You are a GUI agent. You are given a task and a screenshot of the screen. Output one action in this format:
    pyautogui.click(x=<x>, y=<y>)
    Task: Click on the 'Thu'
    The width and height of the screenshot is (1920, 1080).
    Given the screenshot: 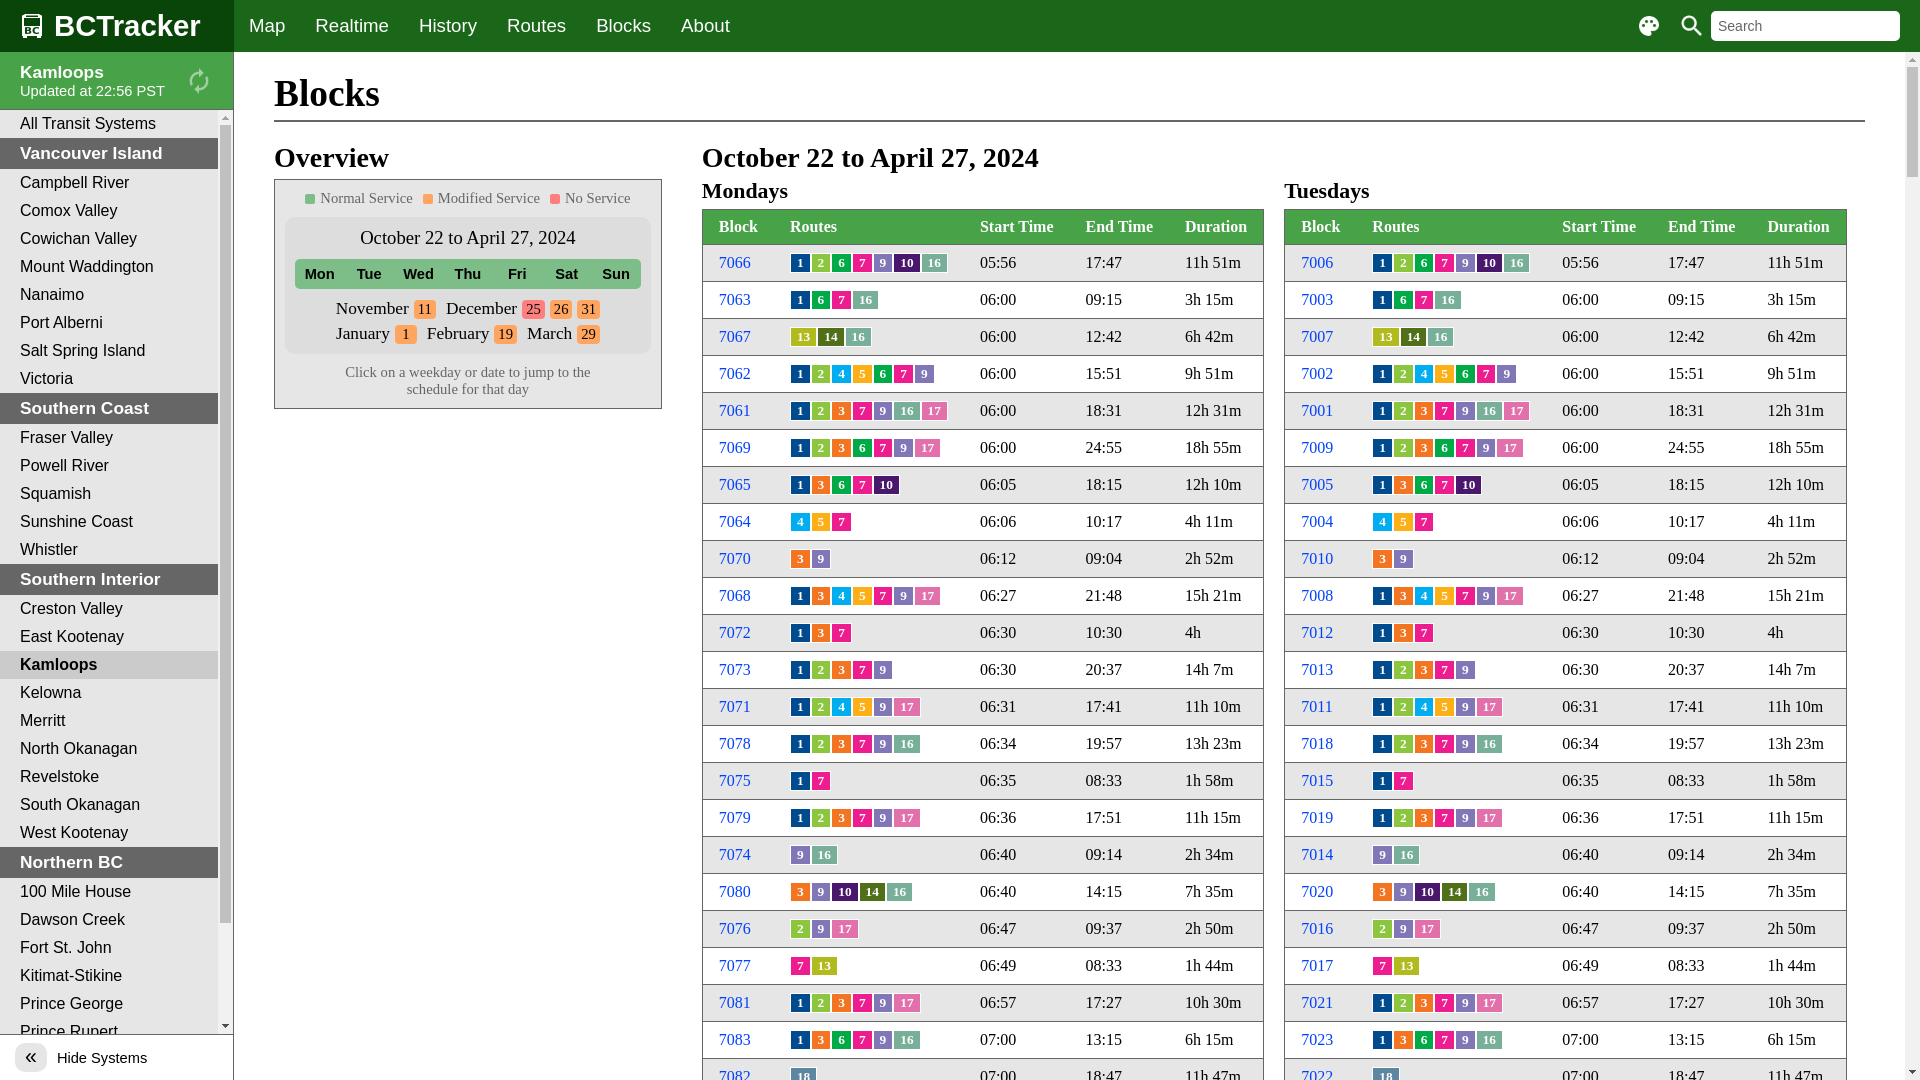 What is the action you would take?
    pyautogui.click(x=466, y=273)
    